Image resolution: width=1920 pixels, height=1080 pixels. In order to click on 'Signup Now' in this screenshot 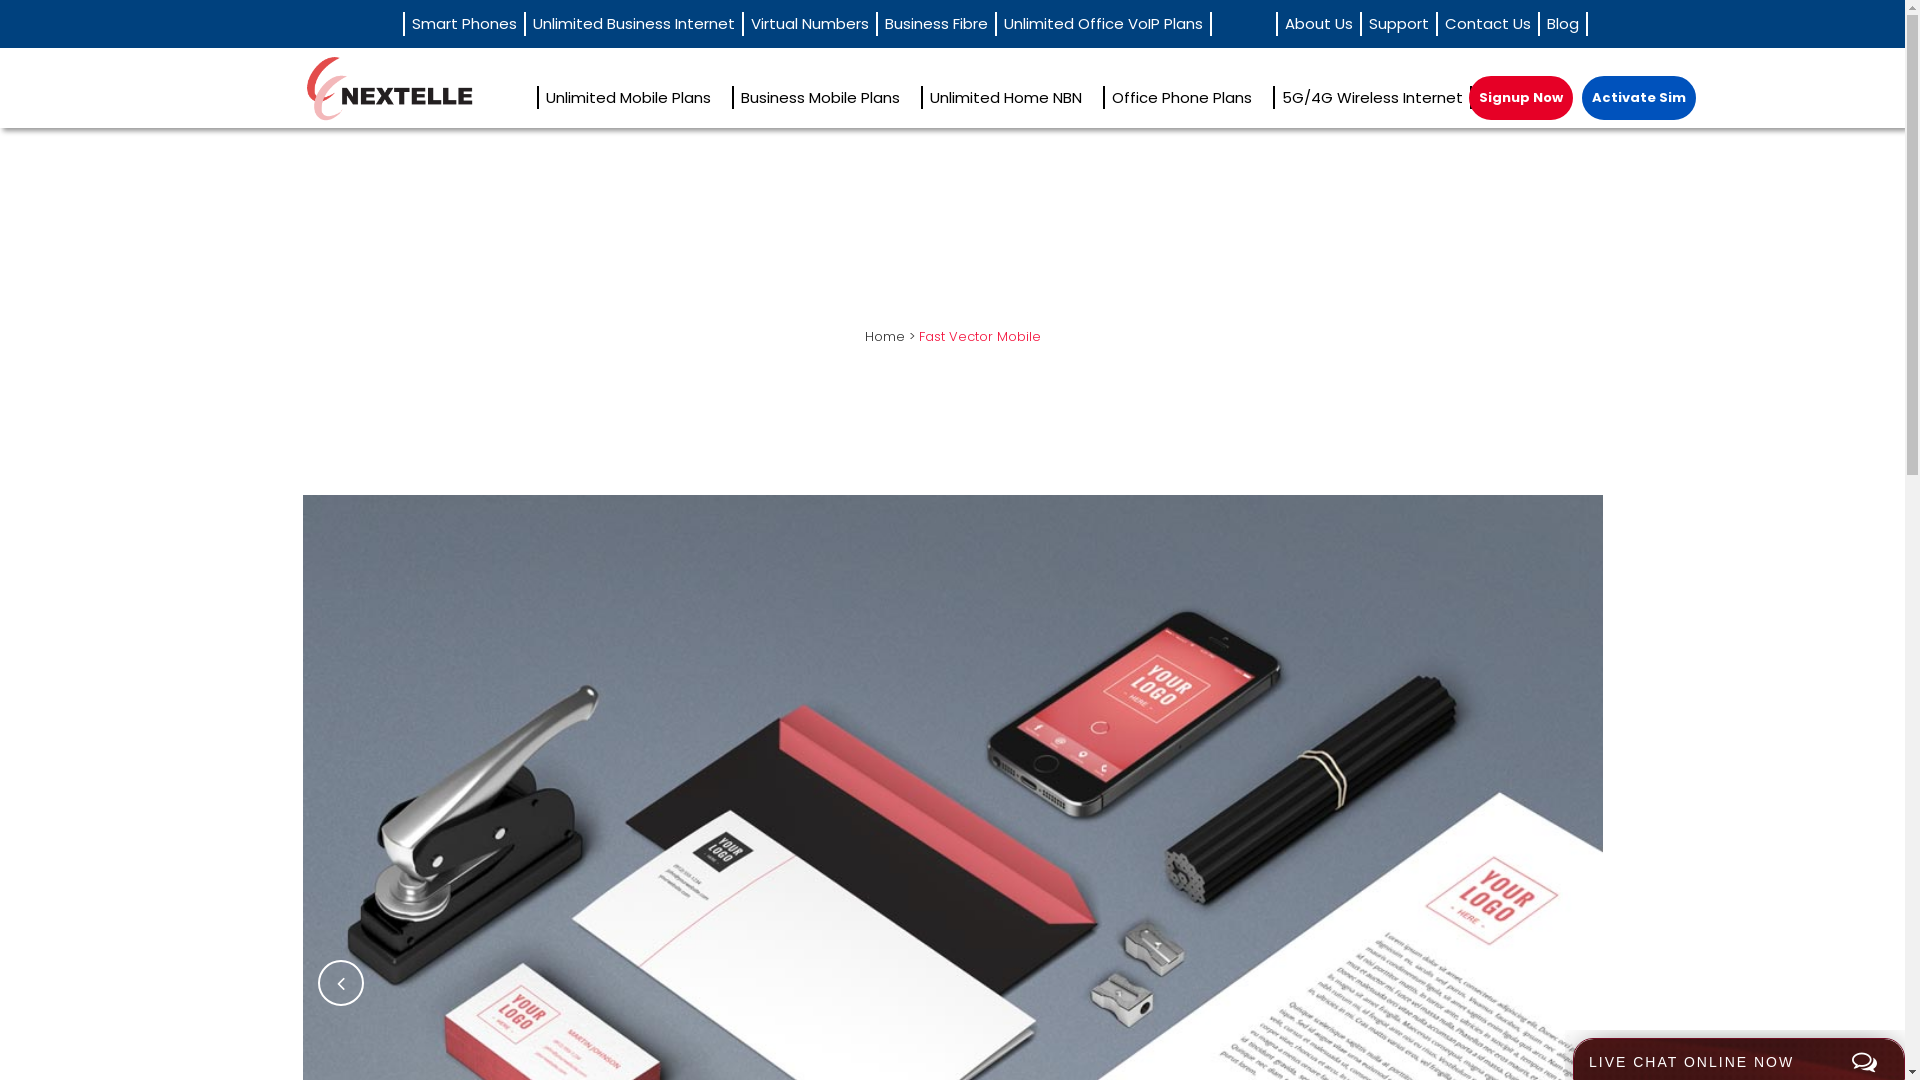, I will do `click(1520, 97)`.